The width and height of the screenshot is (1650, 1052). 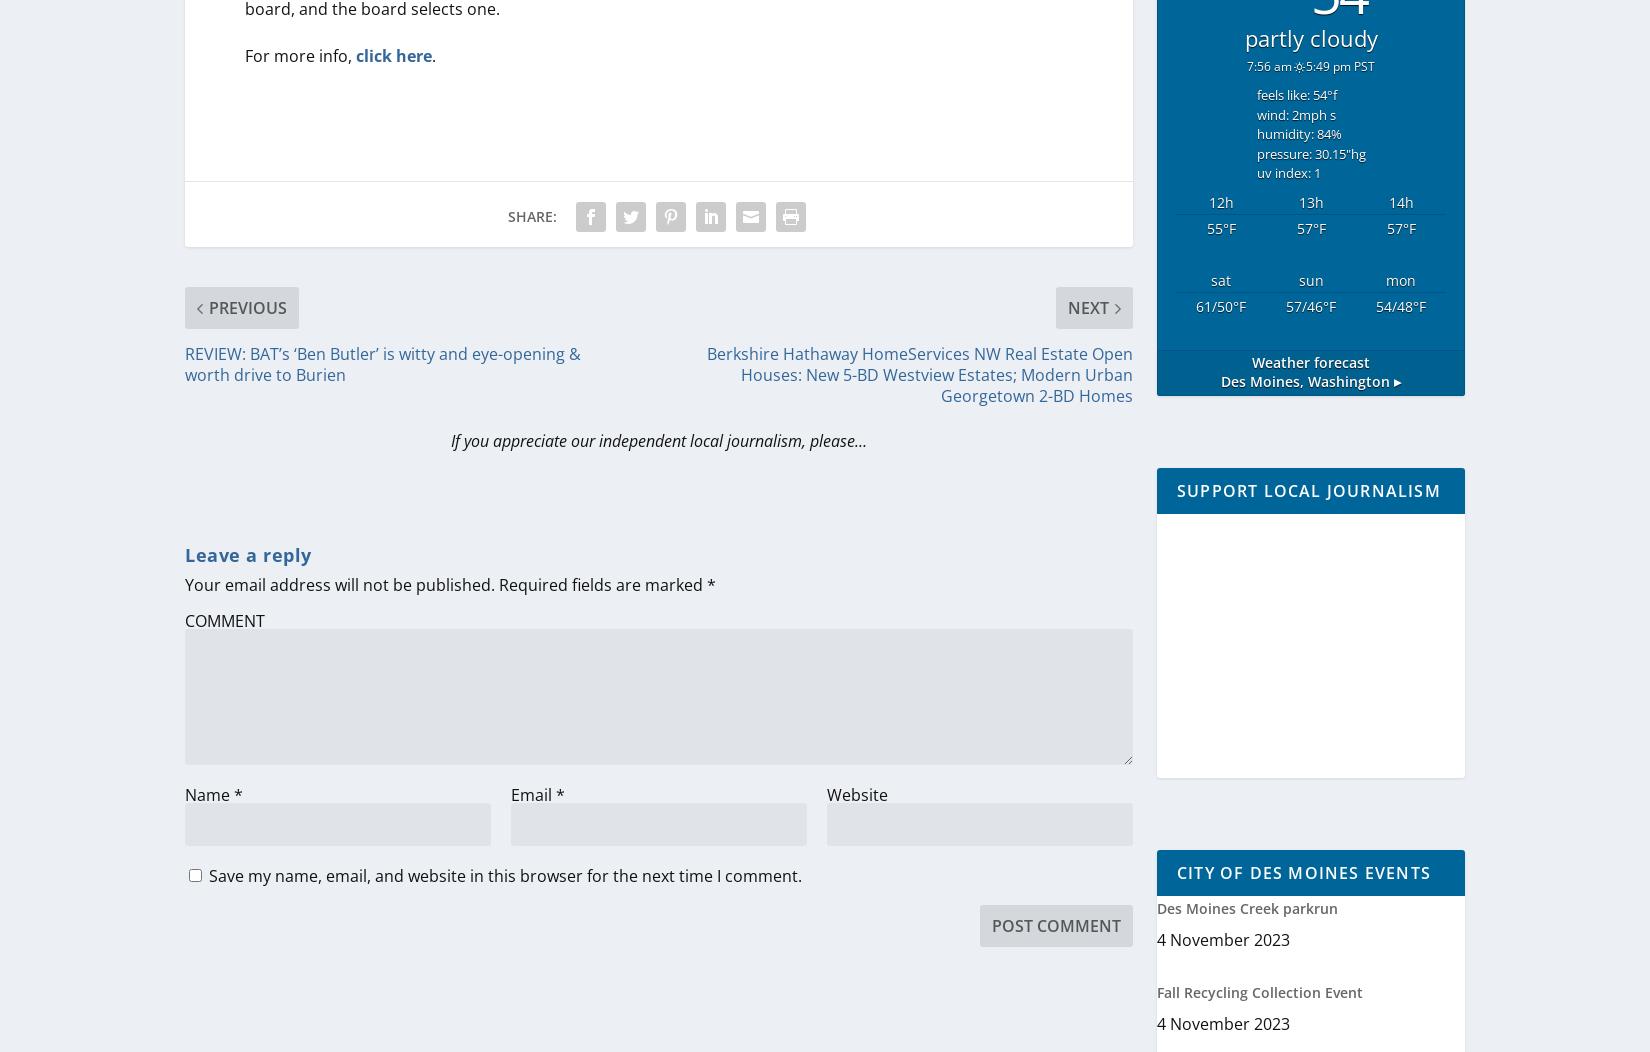 I want to click on '.', so click(x=430, y=54).